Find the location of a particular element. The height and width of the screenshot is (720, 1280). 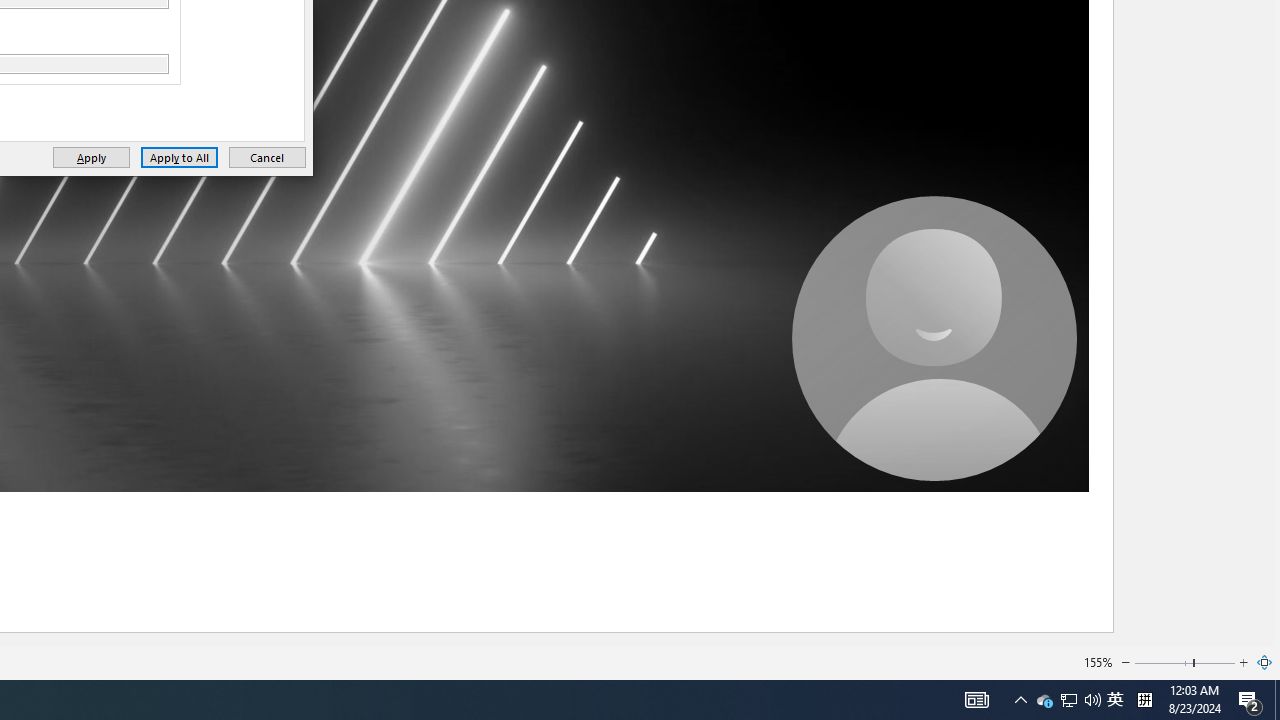

'Apply' is located at coordinates (90, 156).